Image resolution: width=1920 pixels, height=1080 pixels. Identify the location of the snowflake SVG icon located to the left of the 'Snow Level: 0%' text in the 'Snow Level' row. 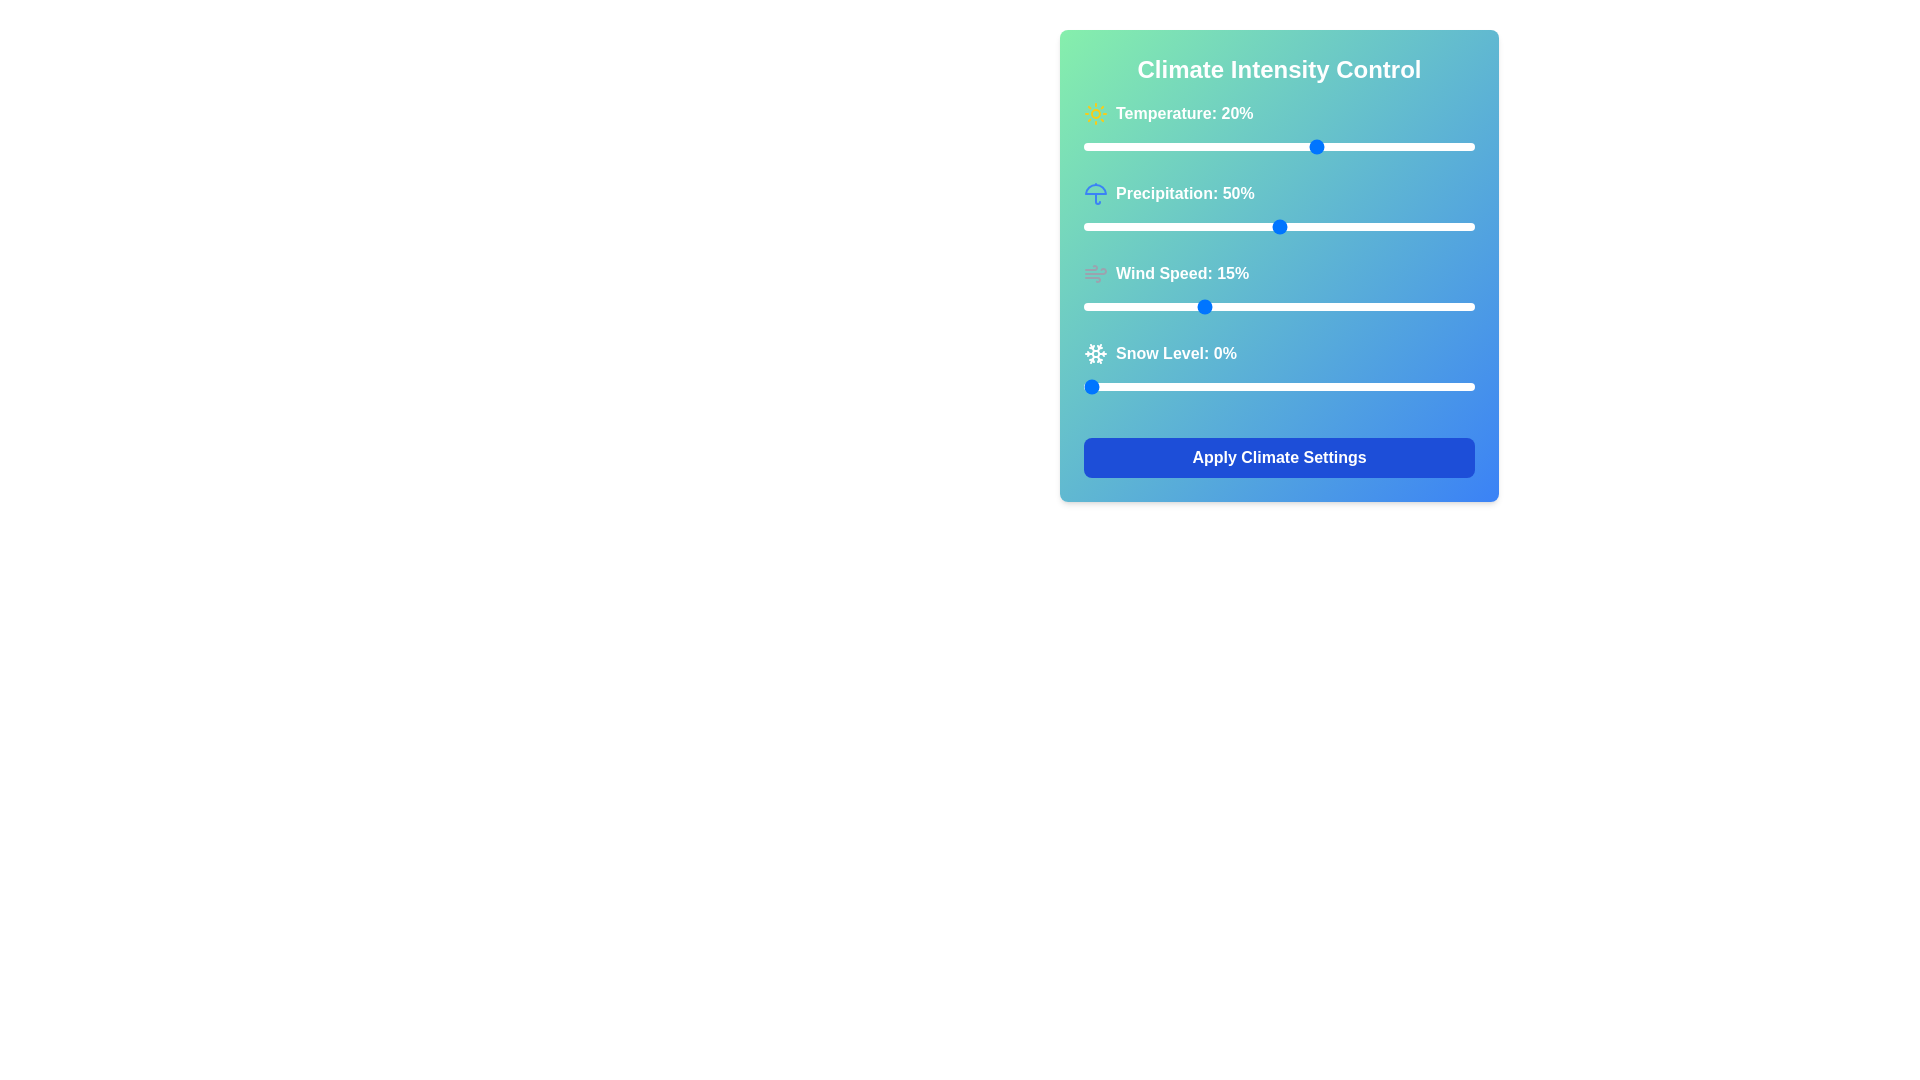
(1094, 353).